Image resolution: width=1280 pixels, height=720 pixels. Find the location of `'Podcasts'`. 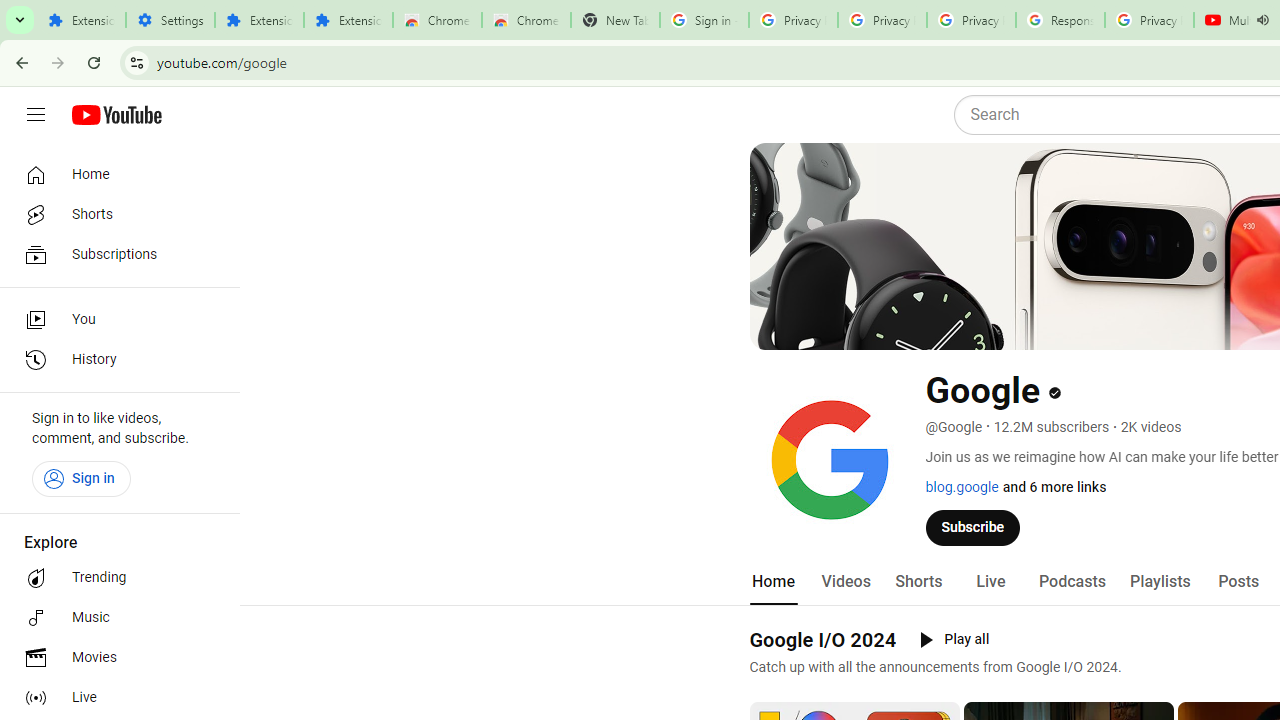

'Podcasts' is located at coordinates (1071, 581).